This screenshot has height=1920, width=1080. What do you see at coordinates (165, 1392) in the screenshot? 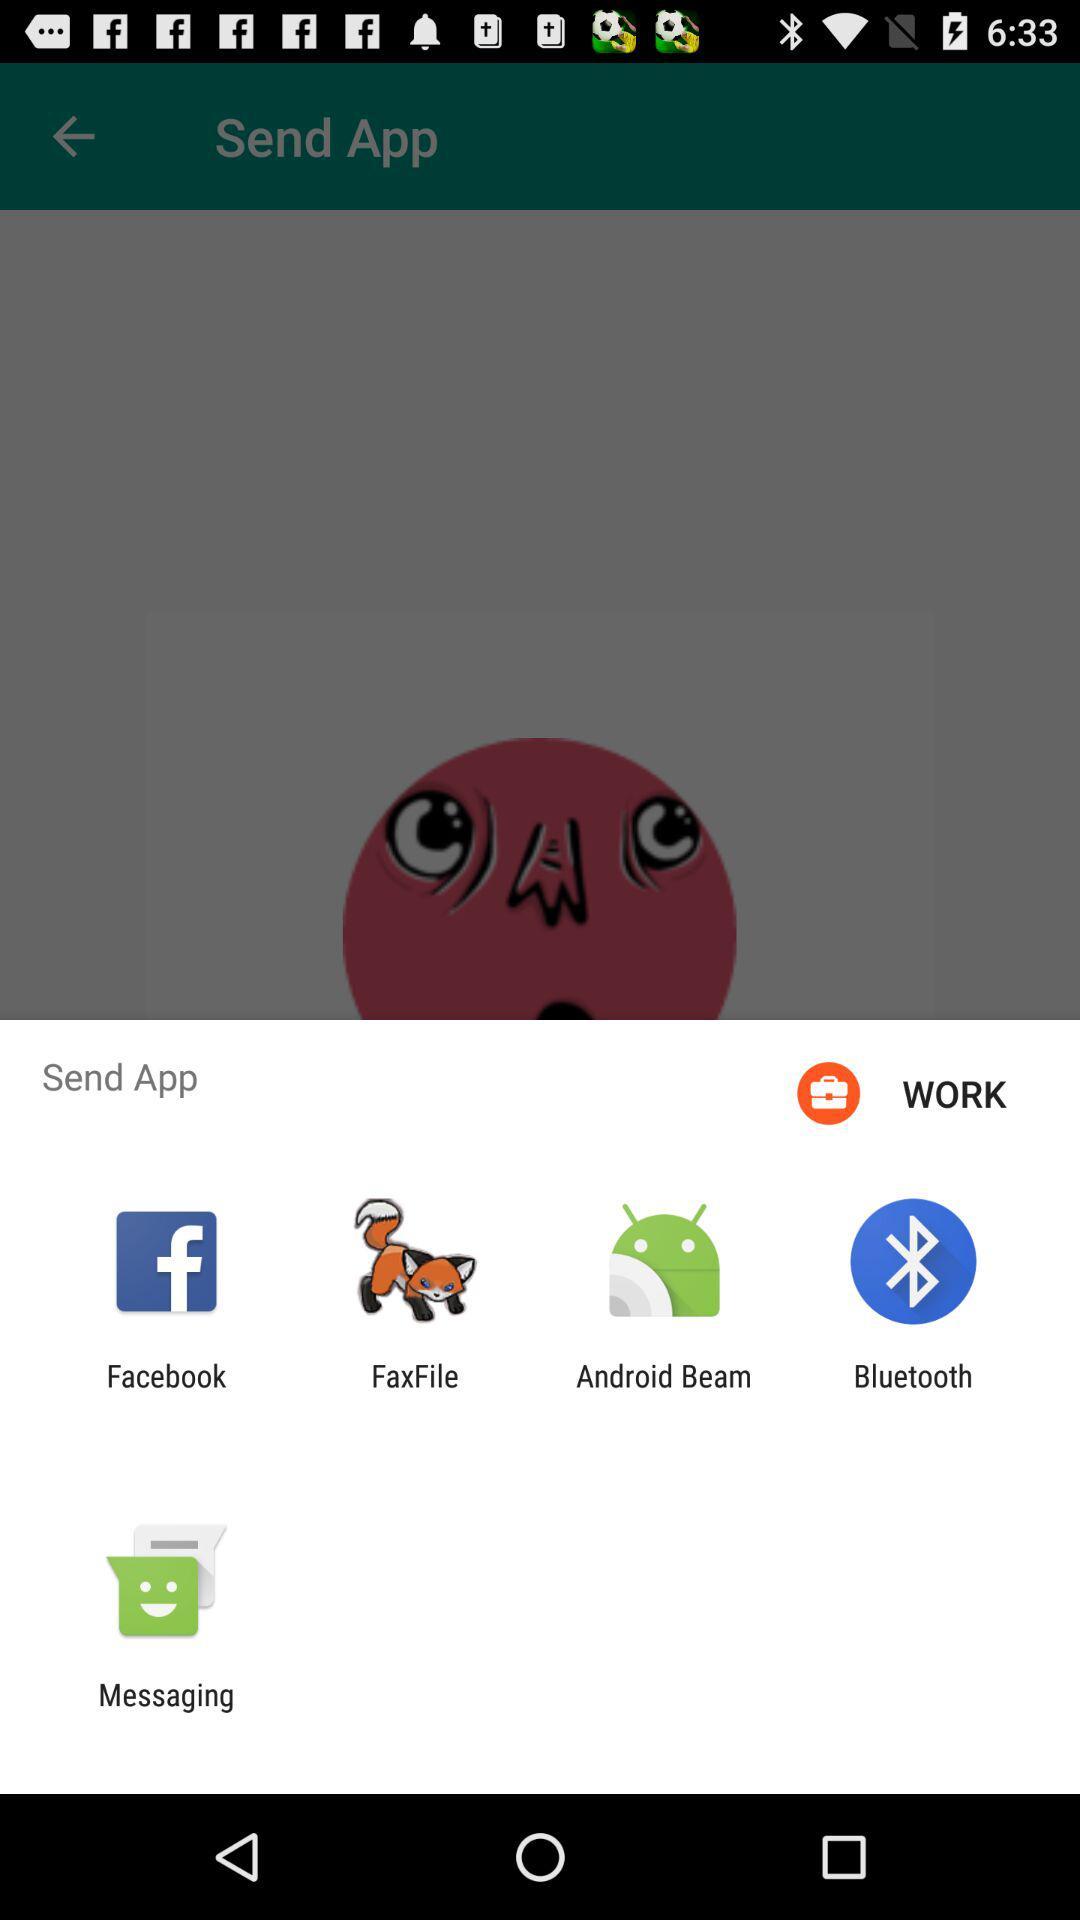
I see `facebook app` at bounding box center [165, 1392].